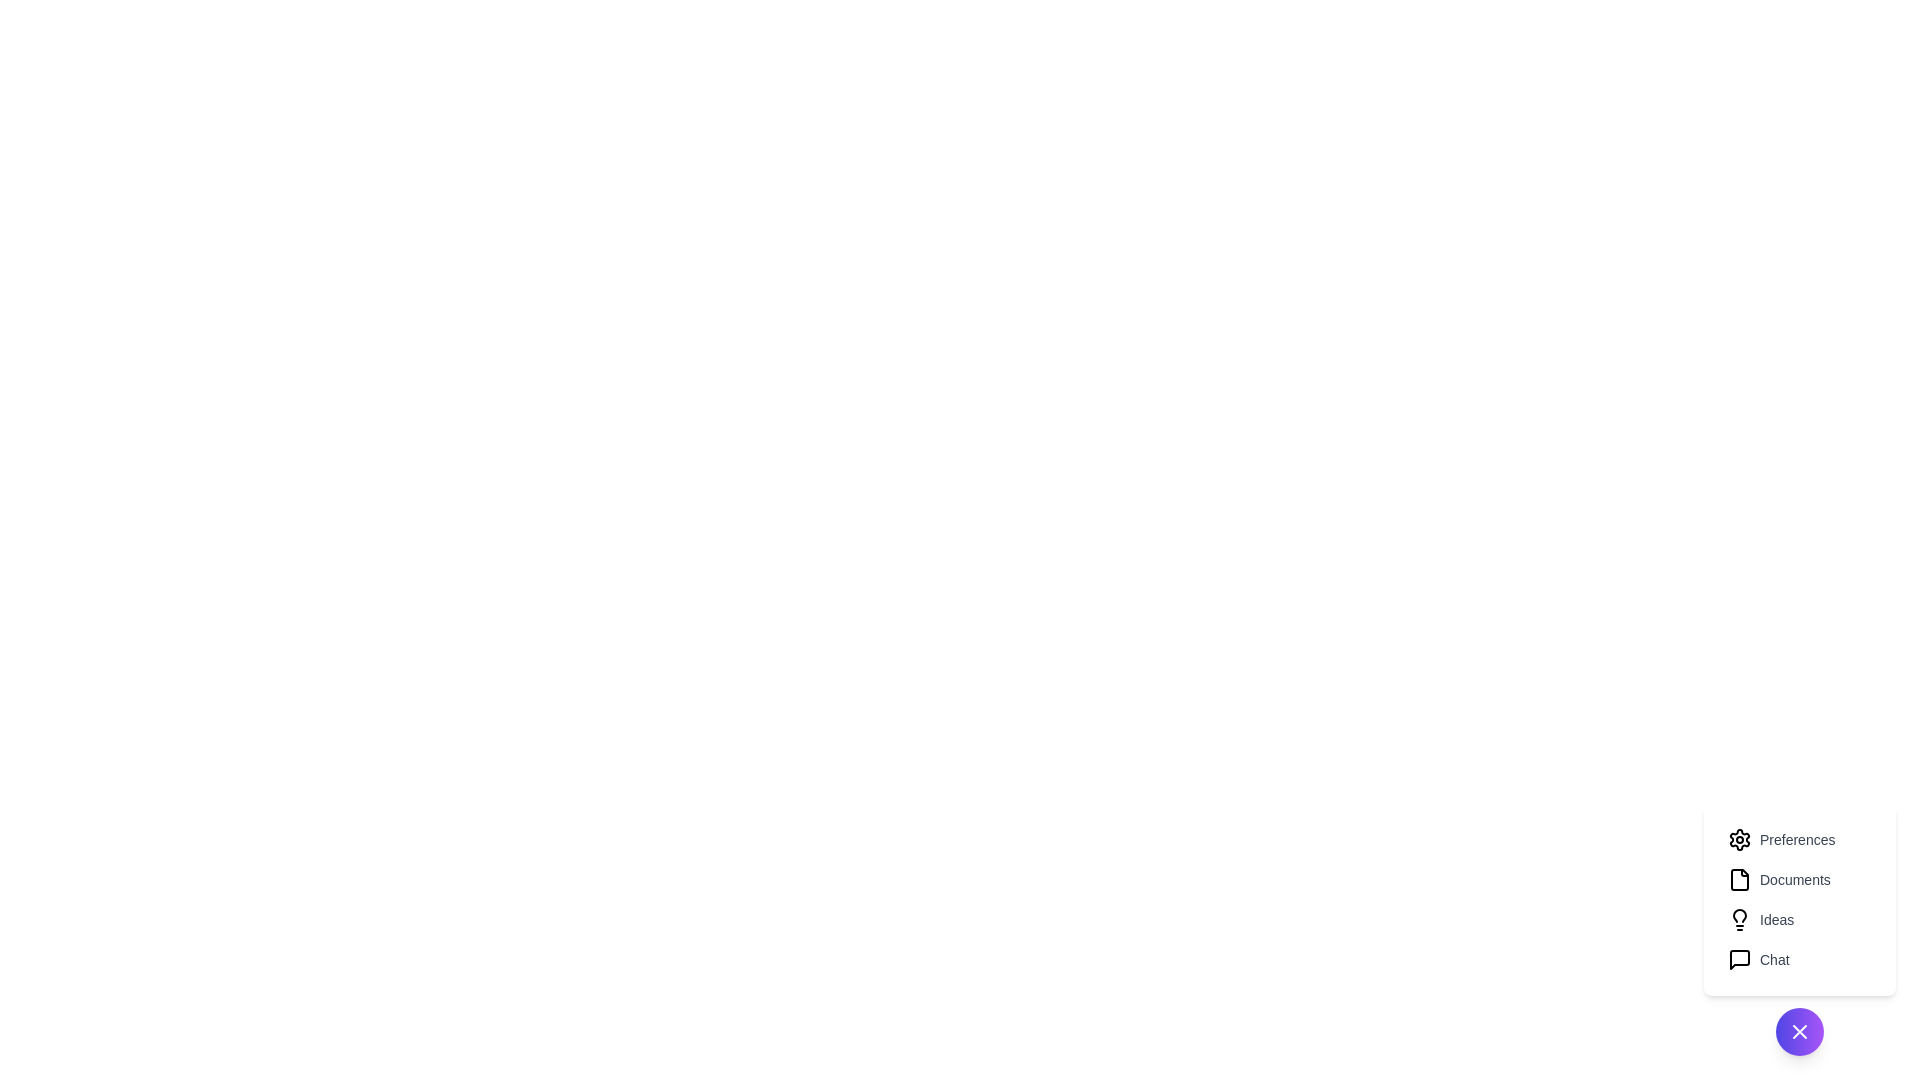  I want to click on the menu item labeled Chat to trigger its associated action, so click(1800, 959).